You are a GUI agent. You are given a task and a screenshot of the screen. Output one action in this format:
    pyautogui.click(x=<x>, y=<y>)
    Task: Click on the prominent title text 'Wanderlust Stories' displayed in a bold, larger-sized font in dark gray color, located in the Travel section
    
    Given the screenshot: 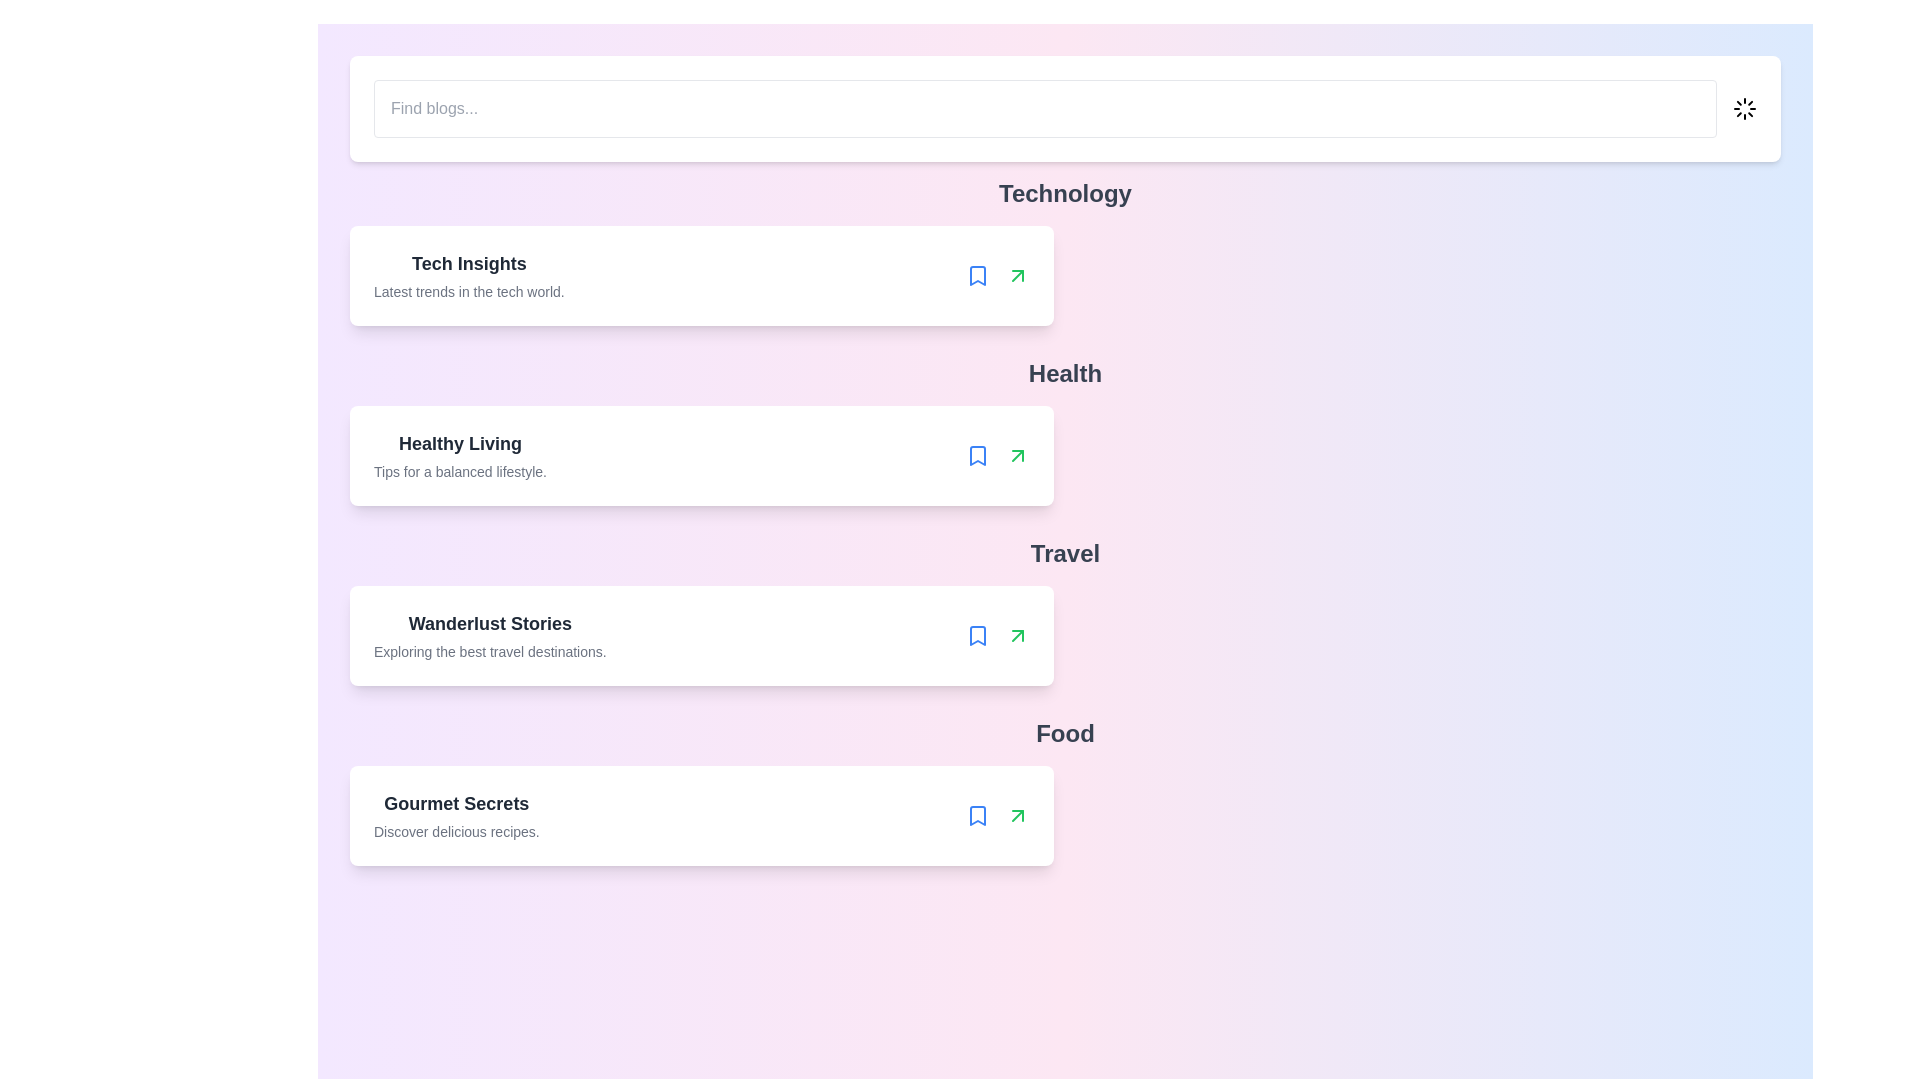 What is the action you would take?
    pyautogui.click(x=490, y=623)
    